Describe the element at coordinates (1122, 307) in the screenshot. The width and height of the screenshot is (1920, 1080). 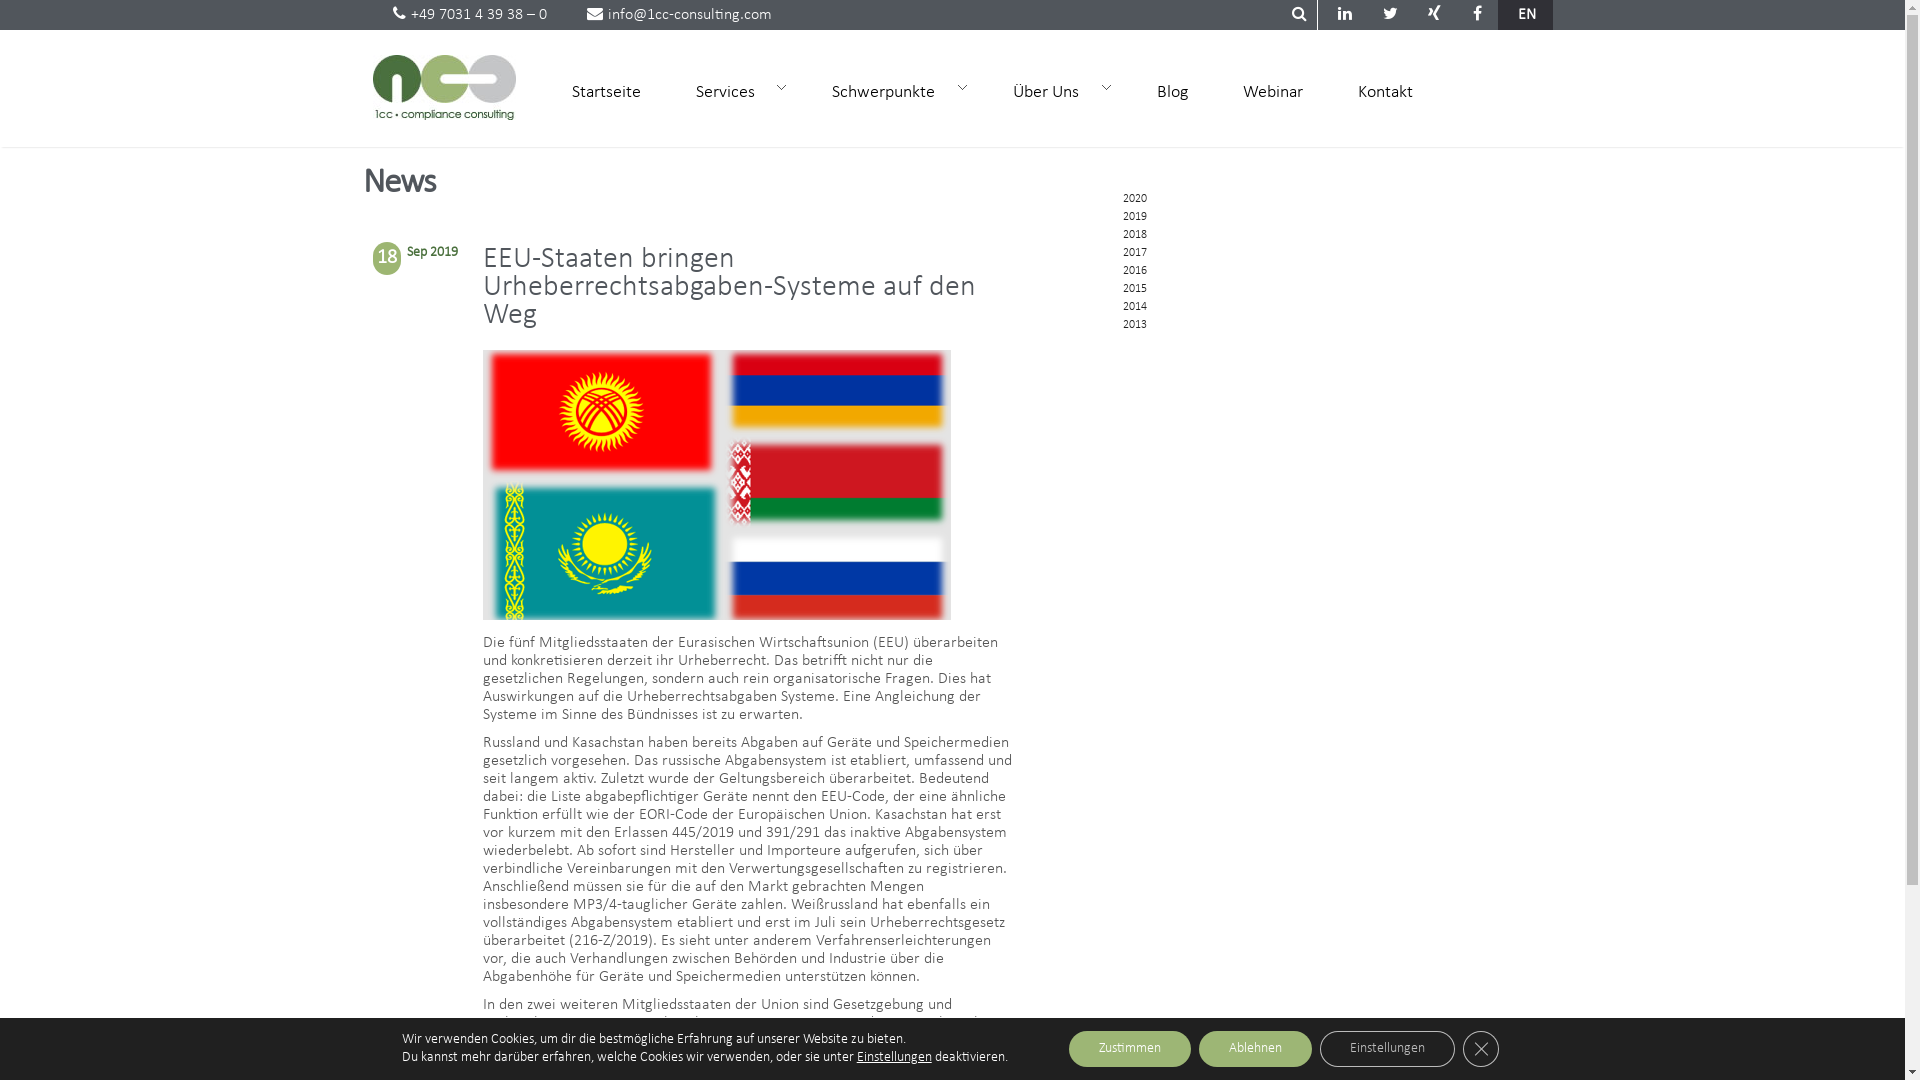
I see `'2014'` at that location.